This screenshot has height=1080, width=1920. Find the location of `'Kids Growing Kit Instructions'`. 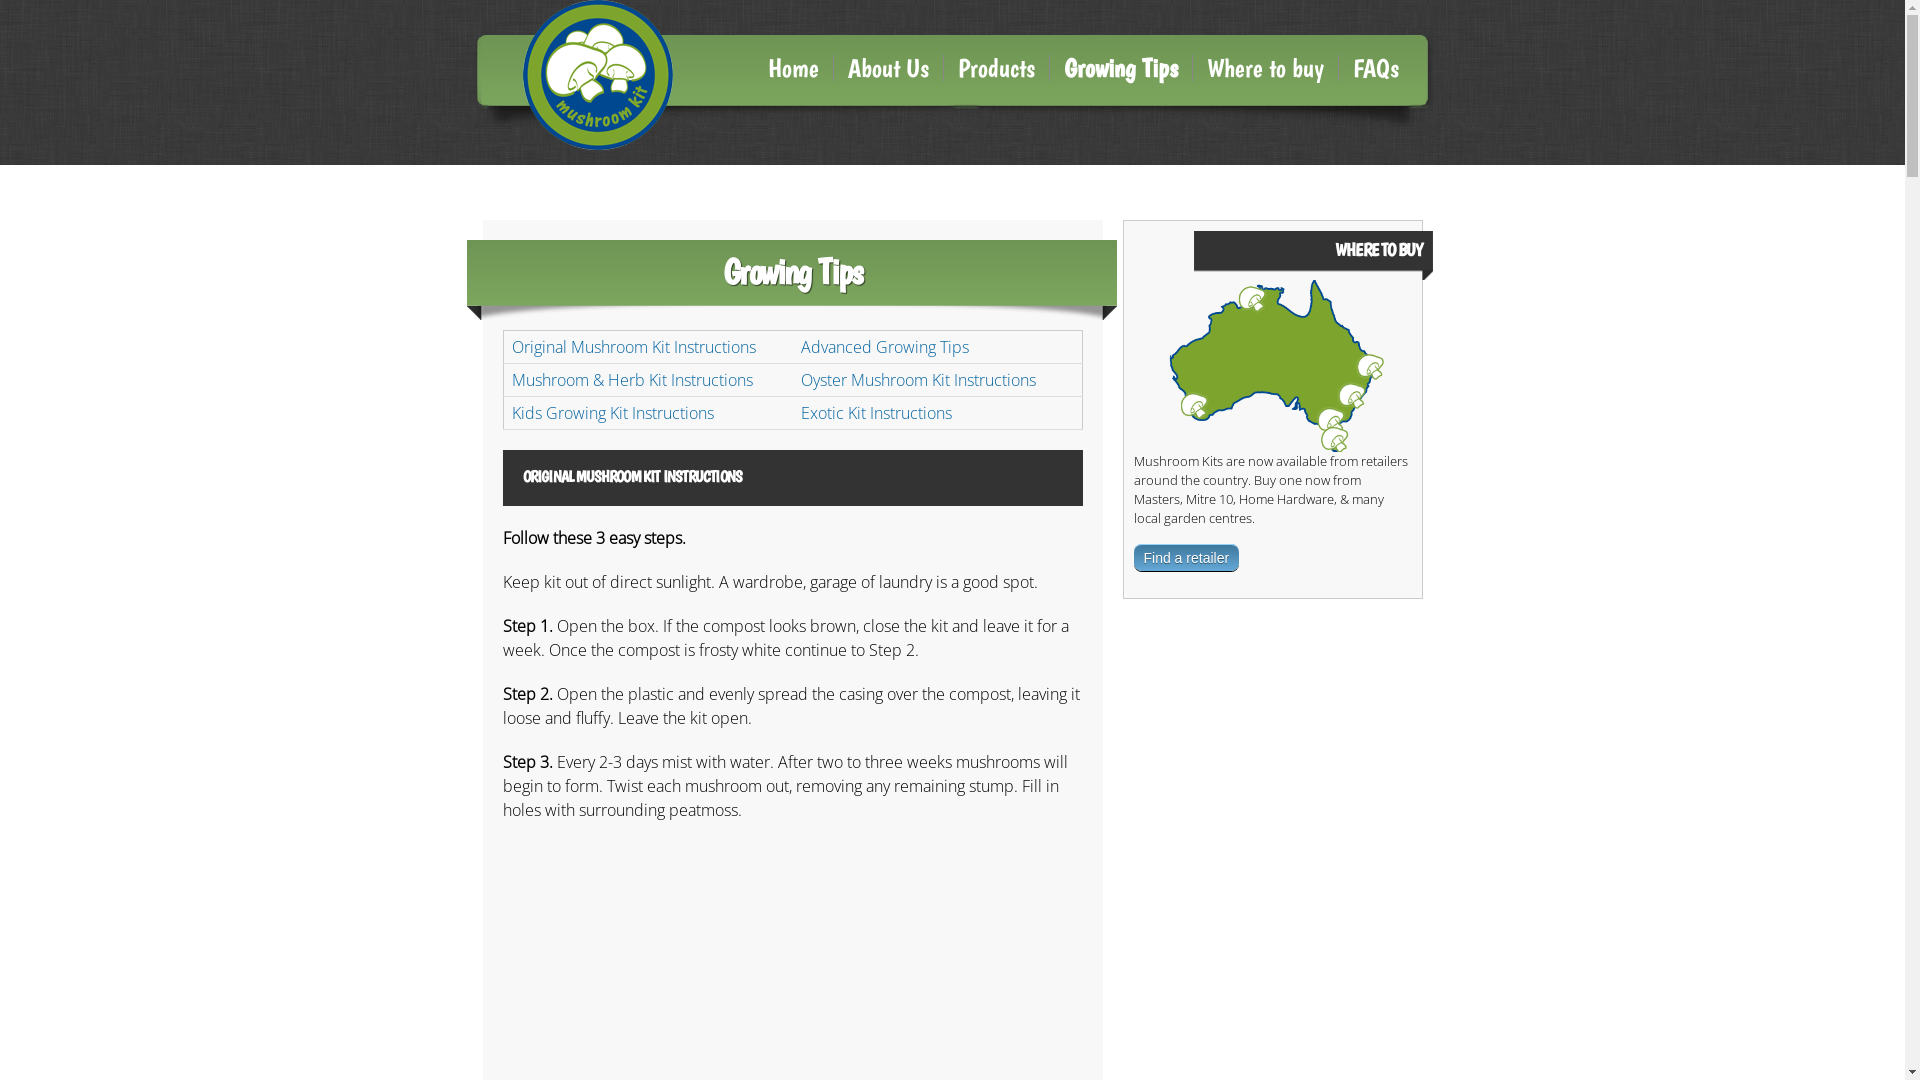

'Kids Growing Kit Instructions' is located at coordinates (612, 411).